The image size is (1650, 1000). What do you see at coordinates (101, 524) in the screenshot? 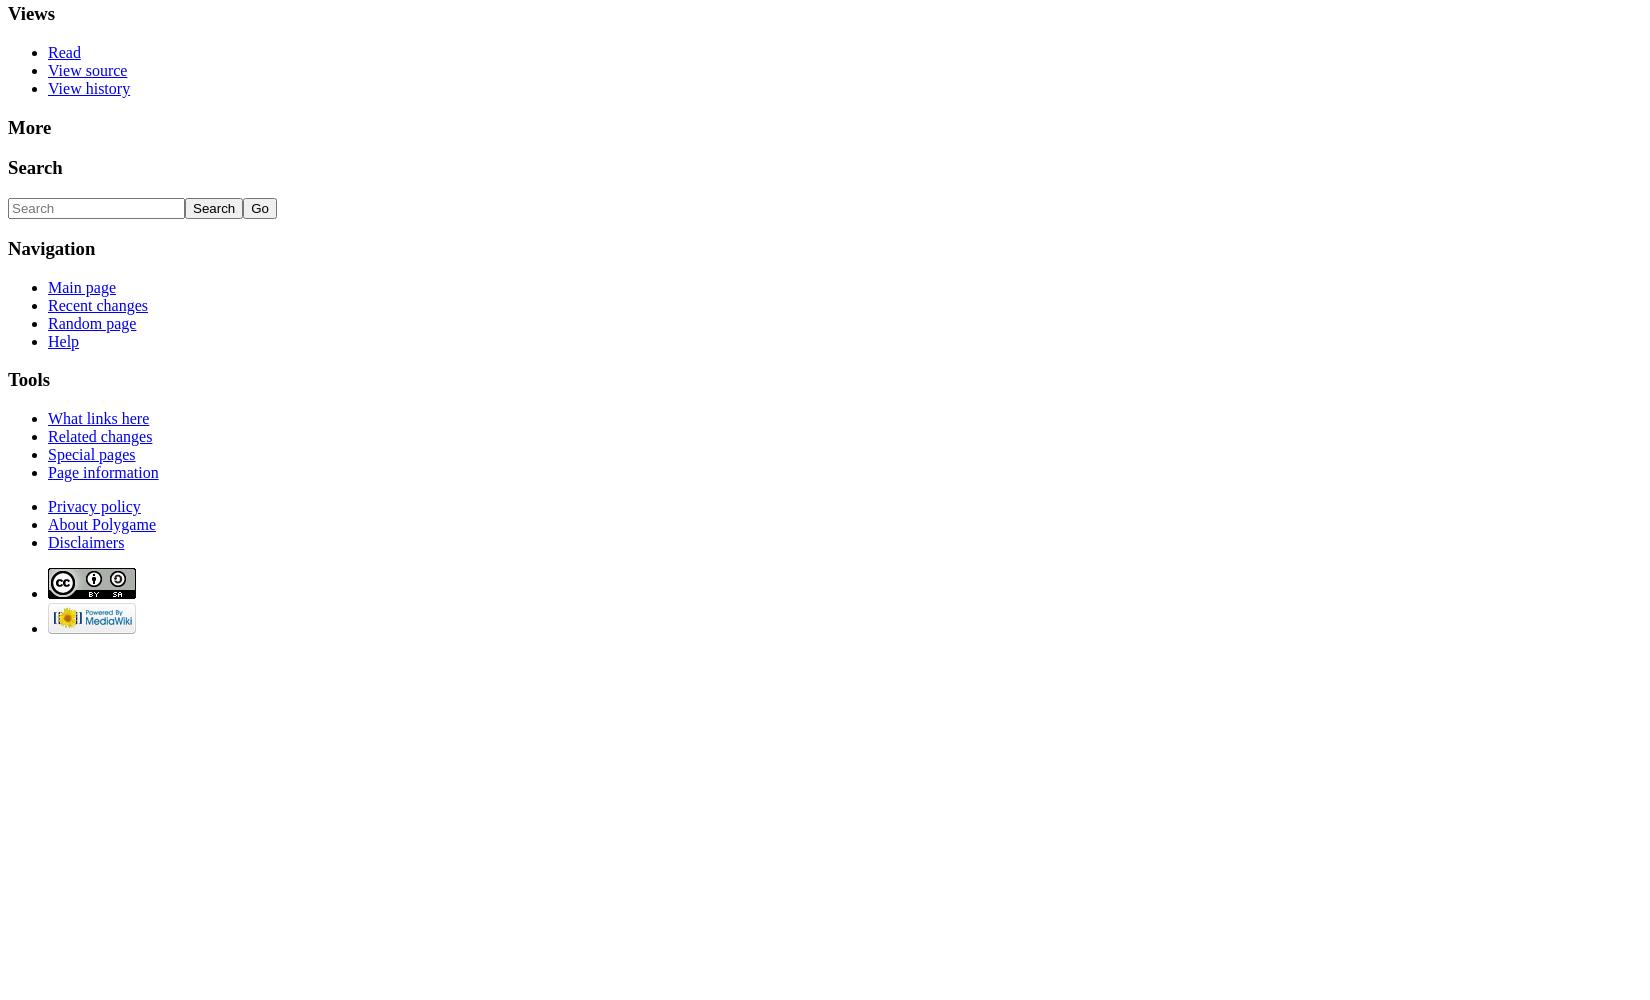
I see `'About Polygame'` at bounding box center [101, 524].